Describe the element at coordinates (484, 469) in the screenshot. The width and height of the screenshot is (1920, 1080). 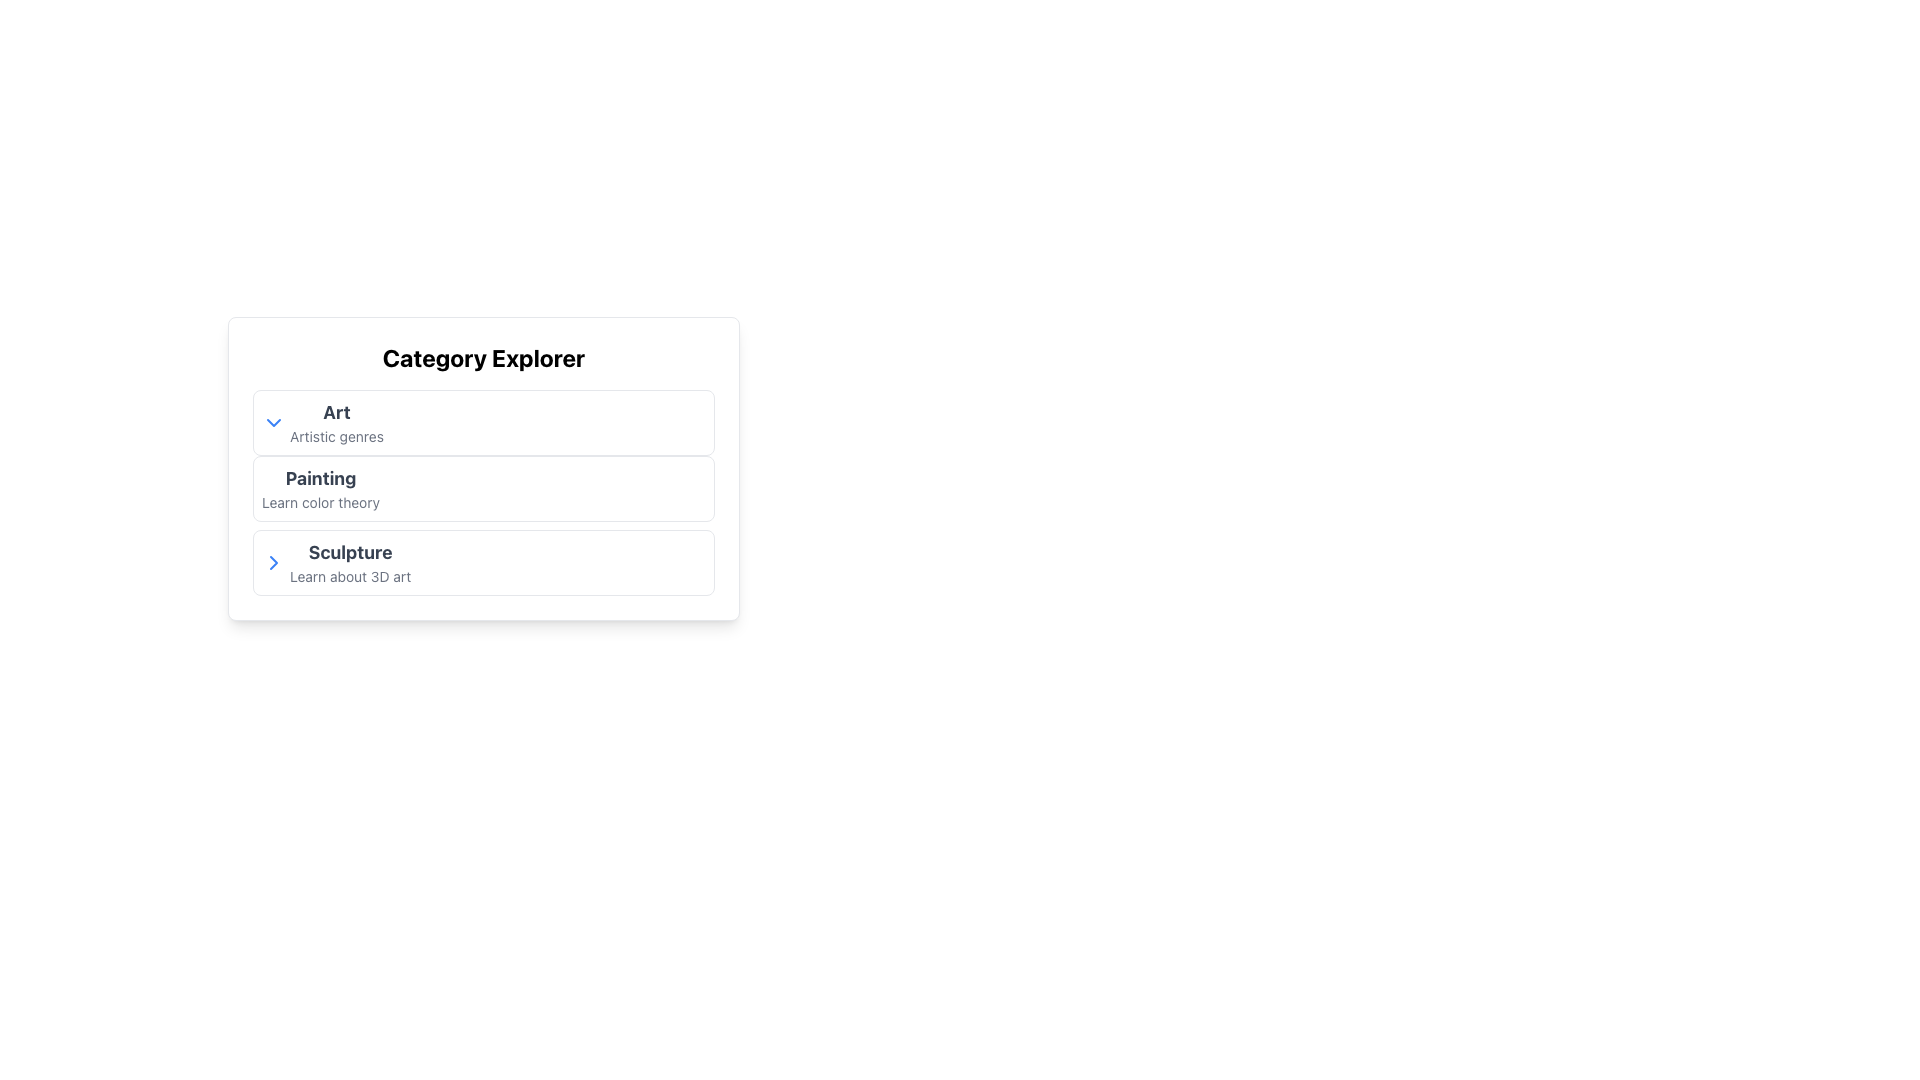
I see `the second list item in the 'Category Explorer' labeled 'Painting'` at that location.